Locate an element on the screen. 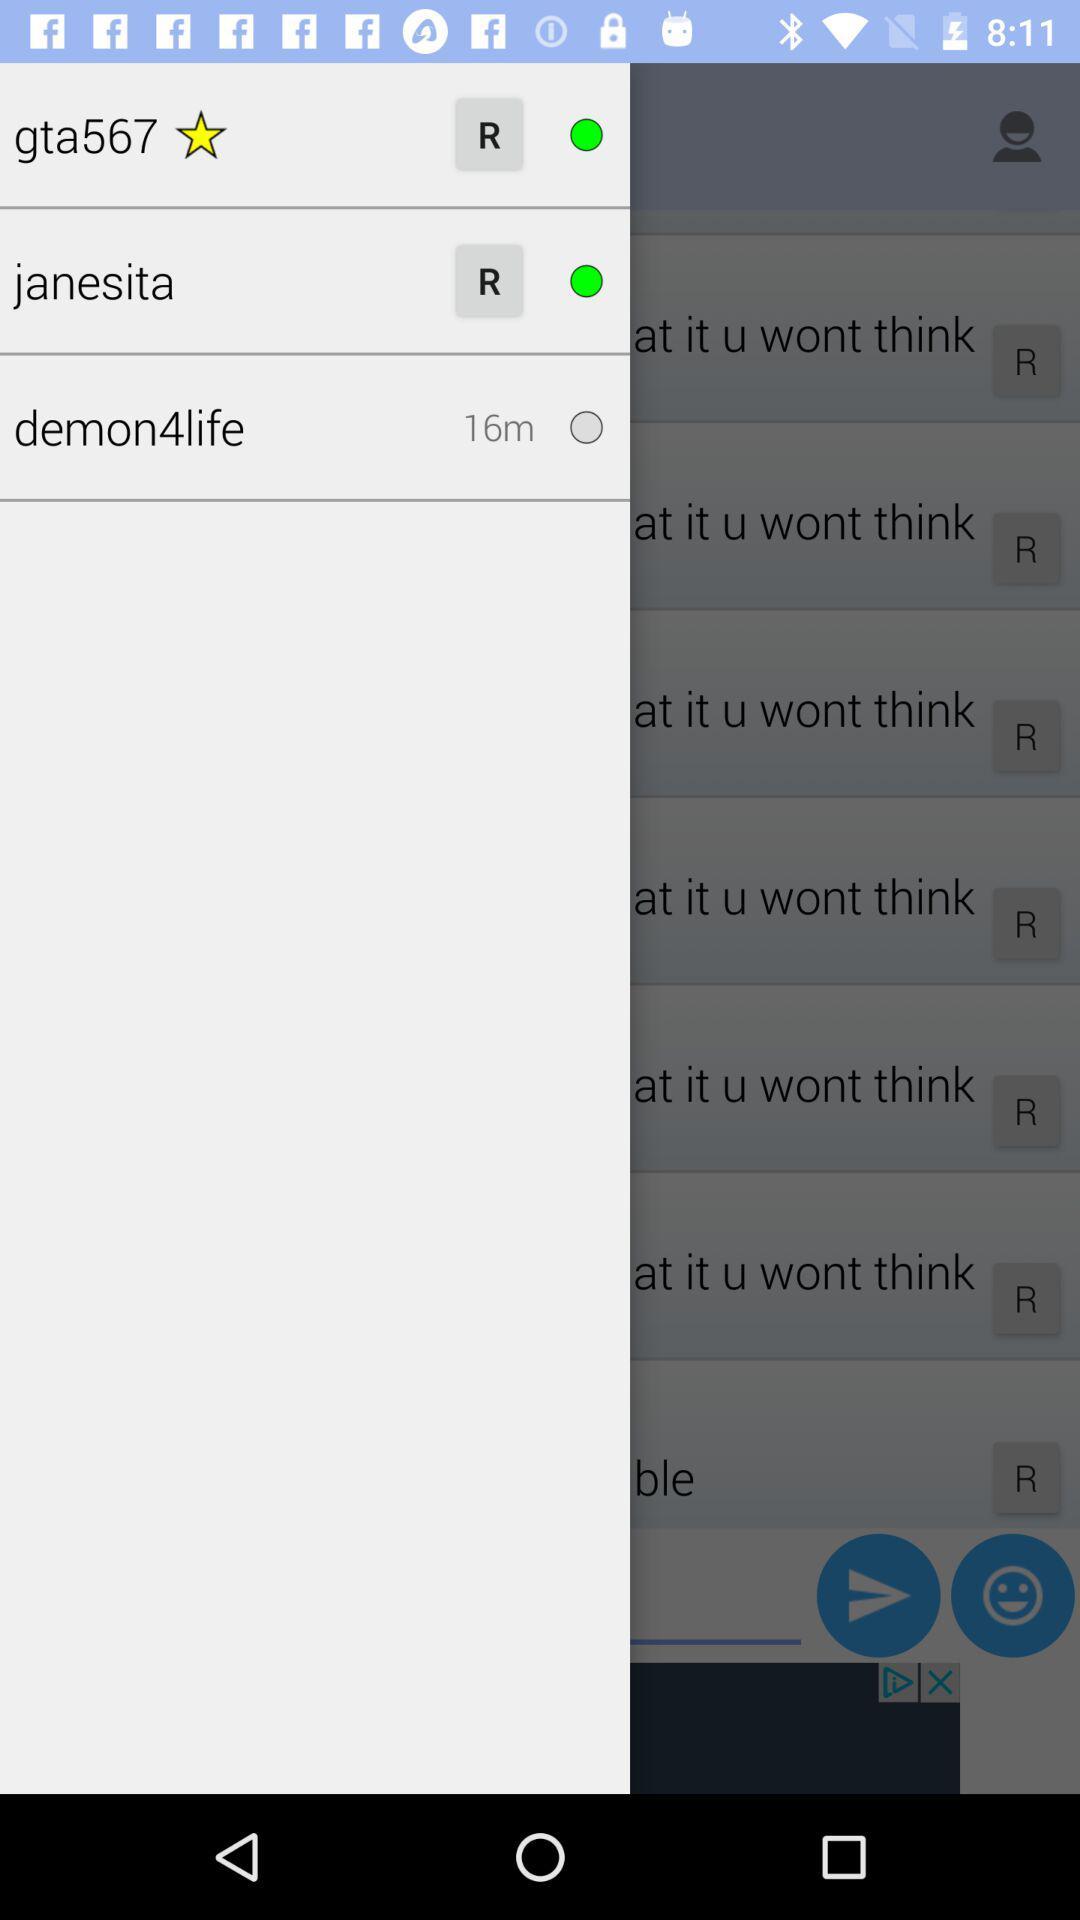 This screenshot has height=1920, width=1080. the emoji icon is located at coordinates (1012, 1594).